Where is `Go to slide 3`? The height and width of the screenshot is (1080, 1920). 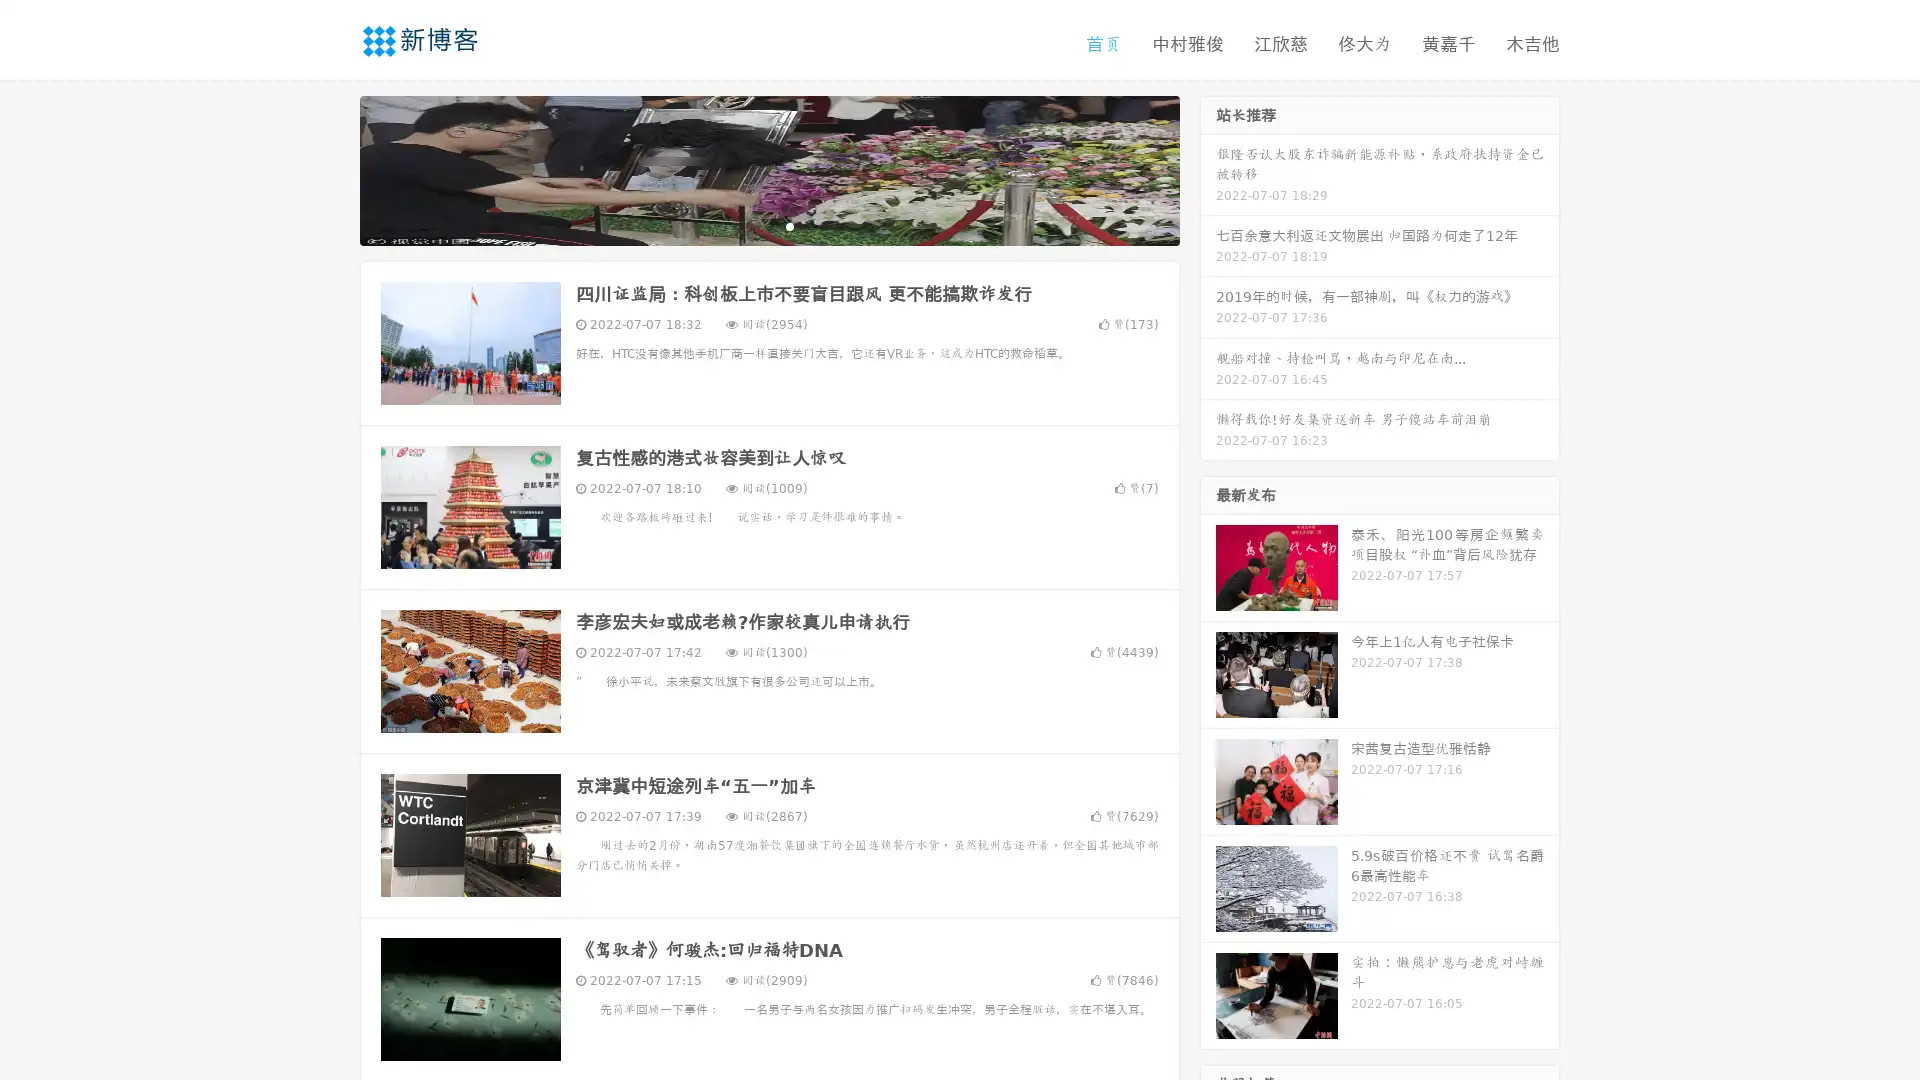
Go to slide 3 is located at coordinates (789, 225).